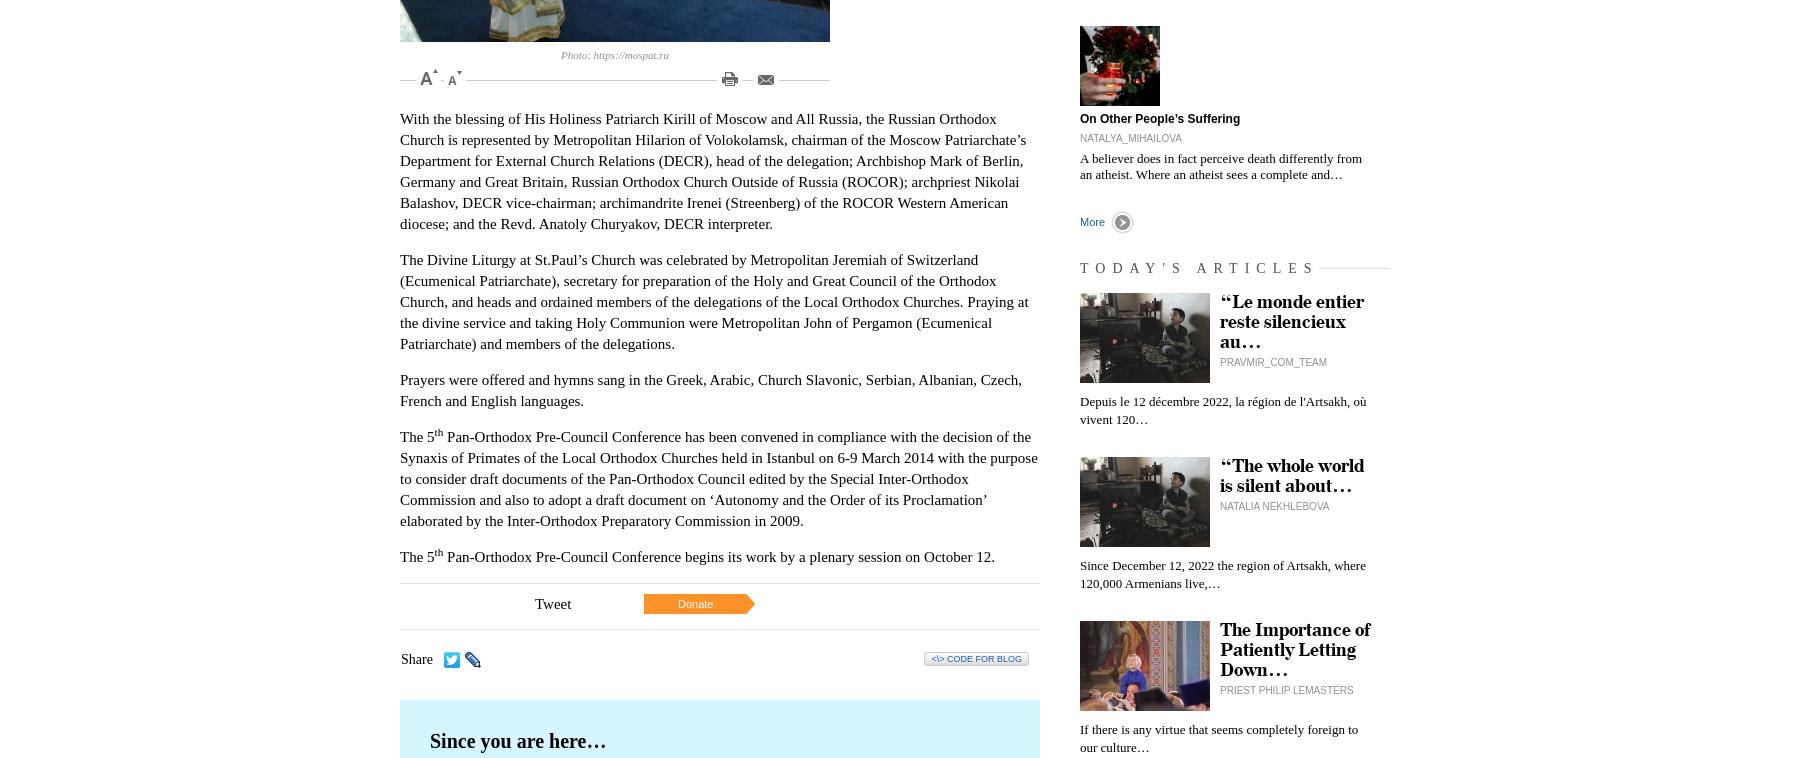 The image size is (1800, 758). I want to click on '<\> Code for blog', so click(975, 658).